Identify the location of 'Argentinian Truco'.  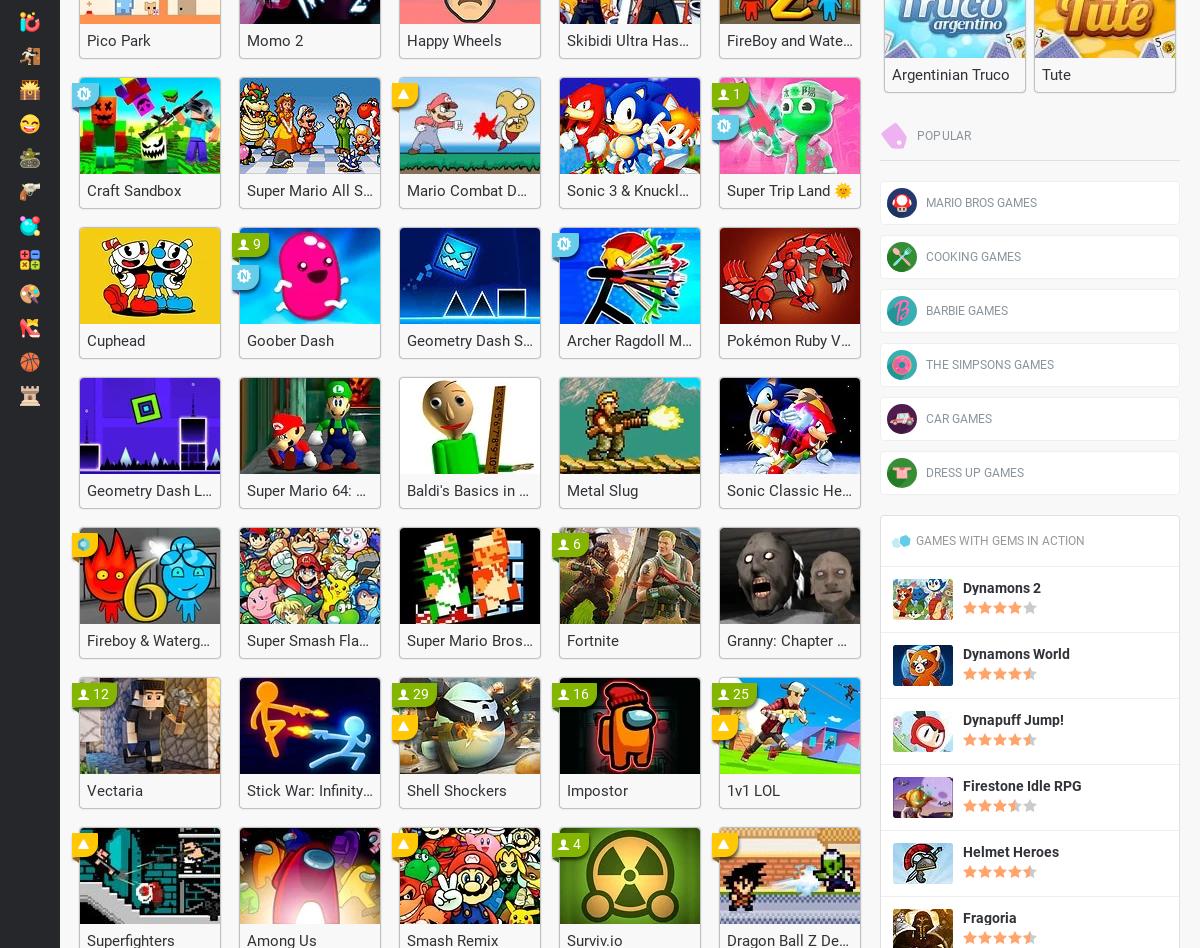
(951, 74).